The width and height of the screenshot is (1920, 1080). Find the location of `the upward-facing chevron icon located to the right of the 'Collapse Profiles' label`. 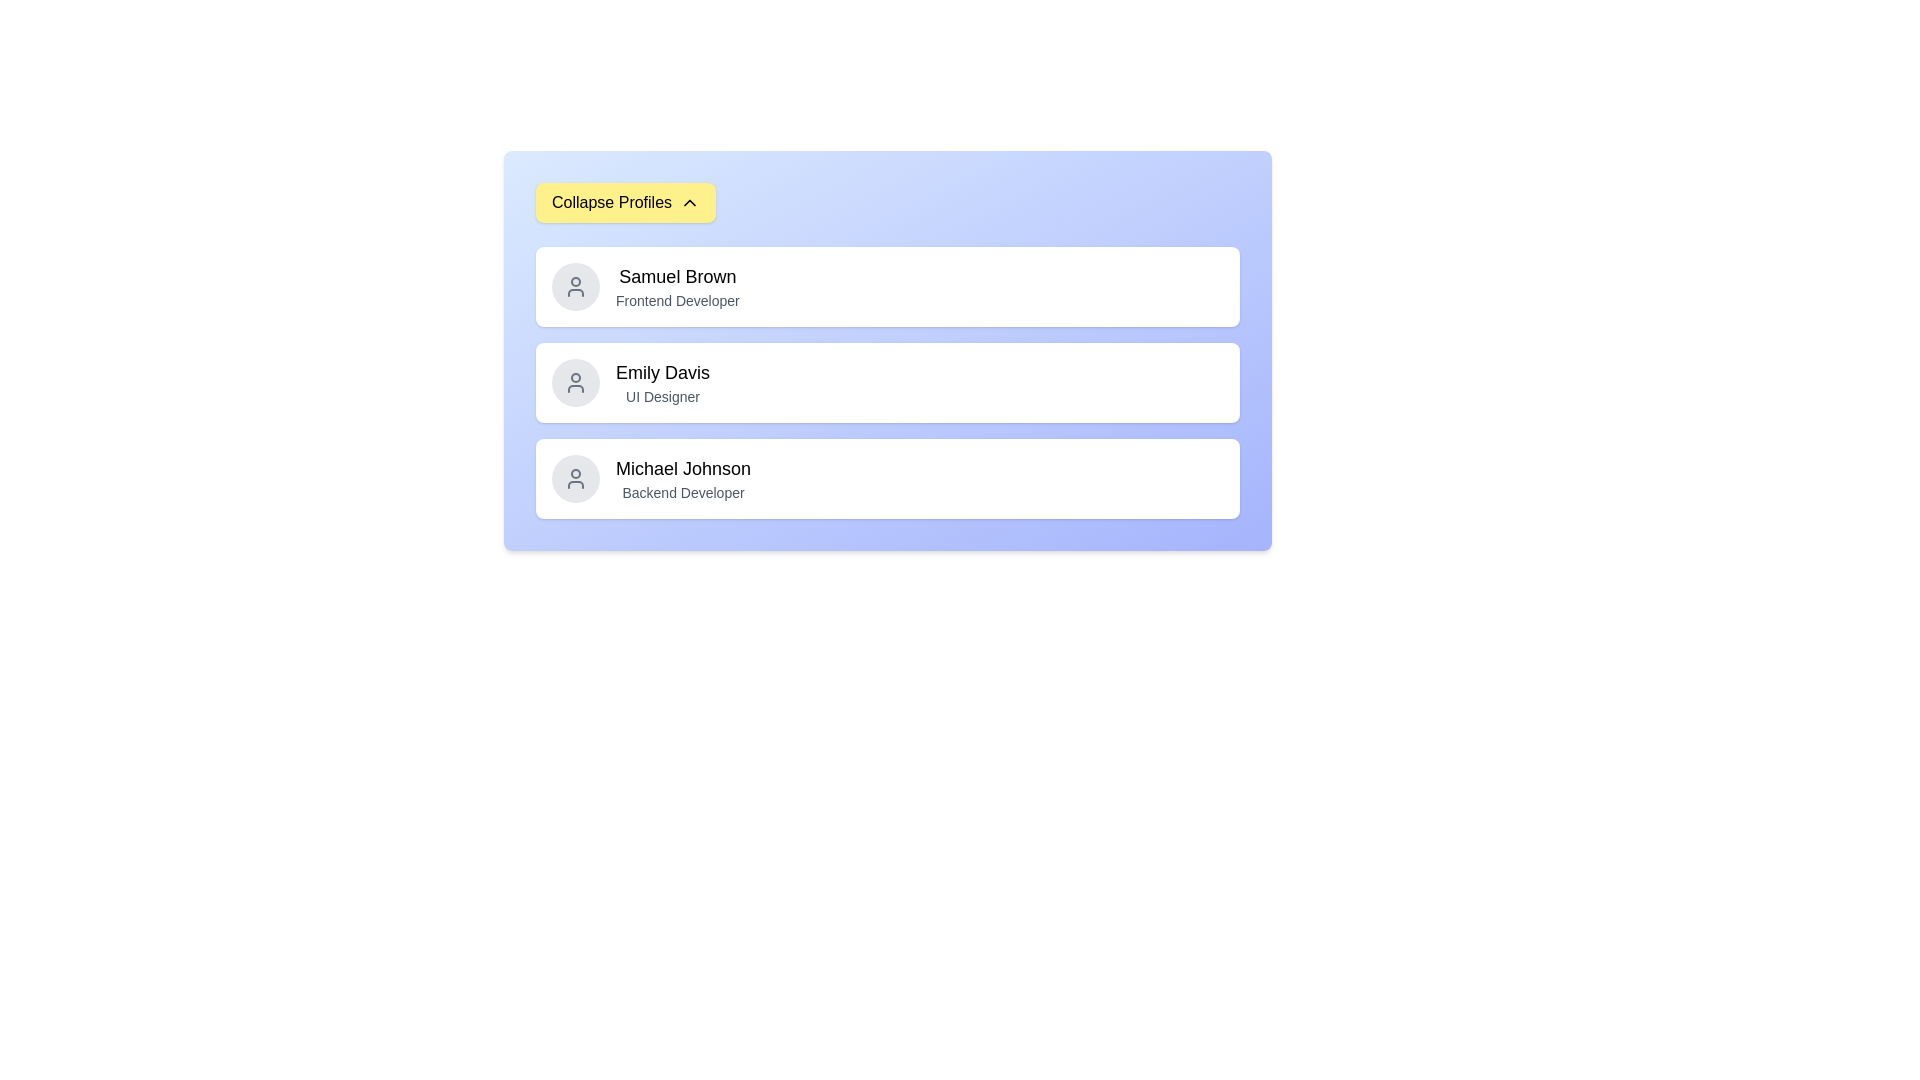

the upward-facing chevron icon located to the right of the 'Collapse Profiles' label is located at coordinates (690, 203).